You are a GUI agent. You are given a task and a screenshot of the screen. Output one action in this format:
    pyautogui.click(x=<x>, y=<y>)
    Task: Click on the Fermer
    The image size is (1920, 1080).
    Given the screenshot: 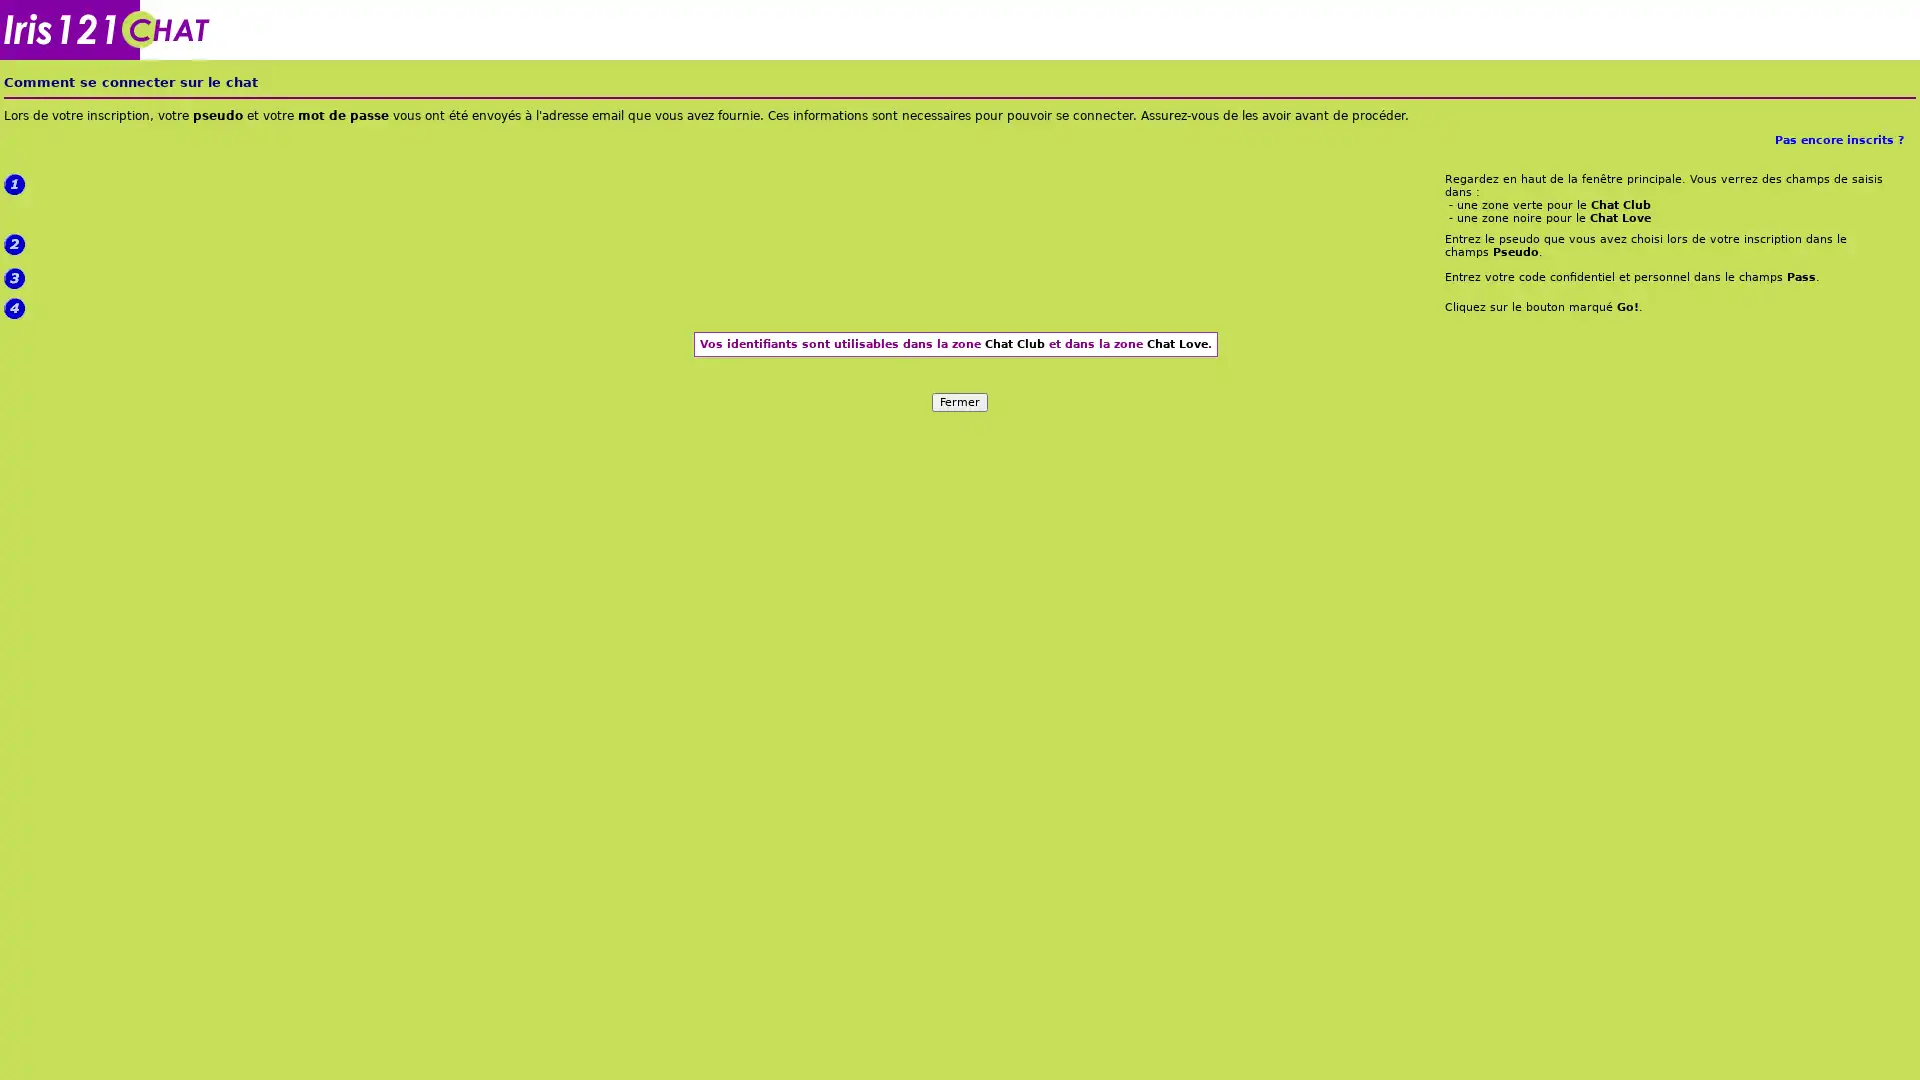 What is the action you would take?
    pyautogui.click(x=960, y=401)
    